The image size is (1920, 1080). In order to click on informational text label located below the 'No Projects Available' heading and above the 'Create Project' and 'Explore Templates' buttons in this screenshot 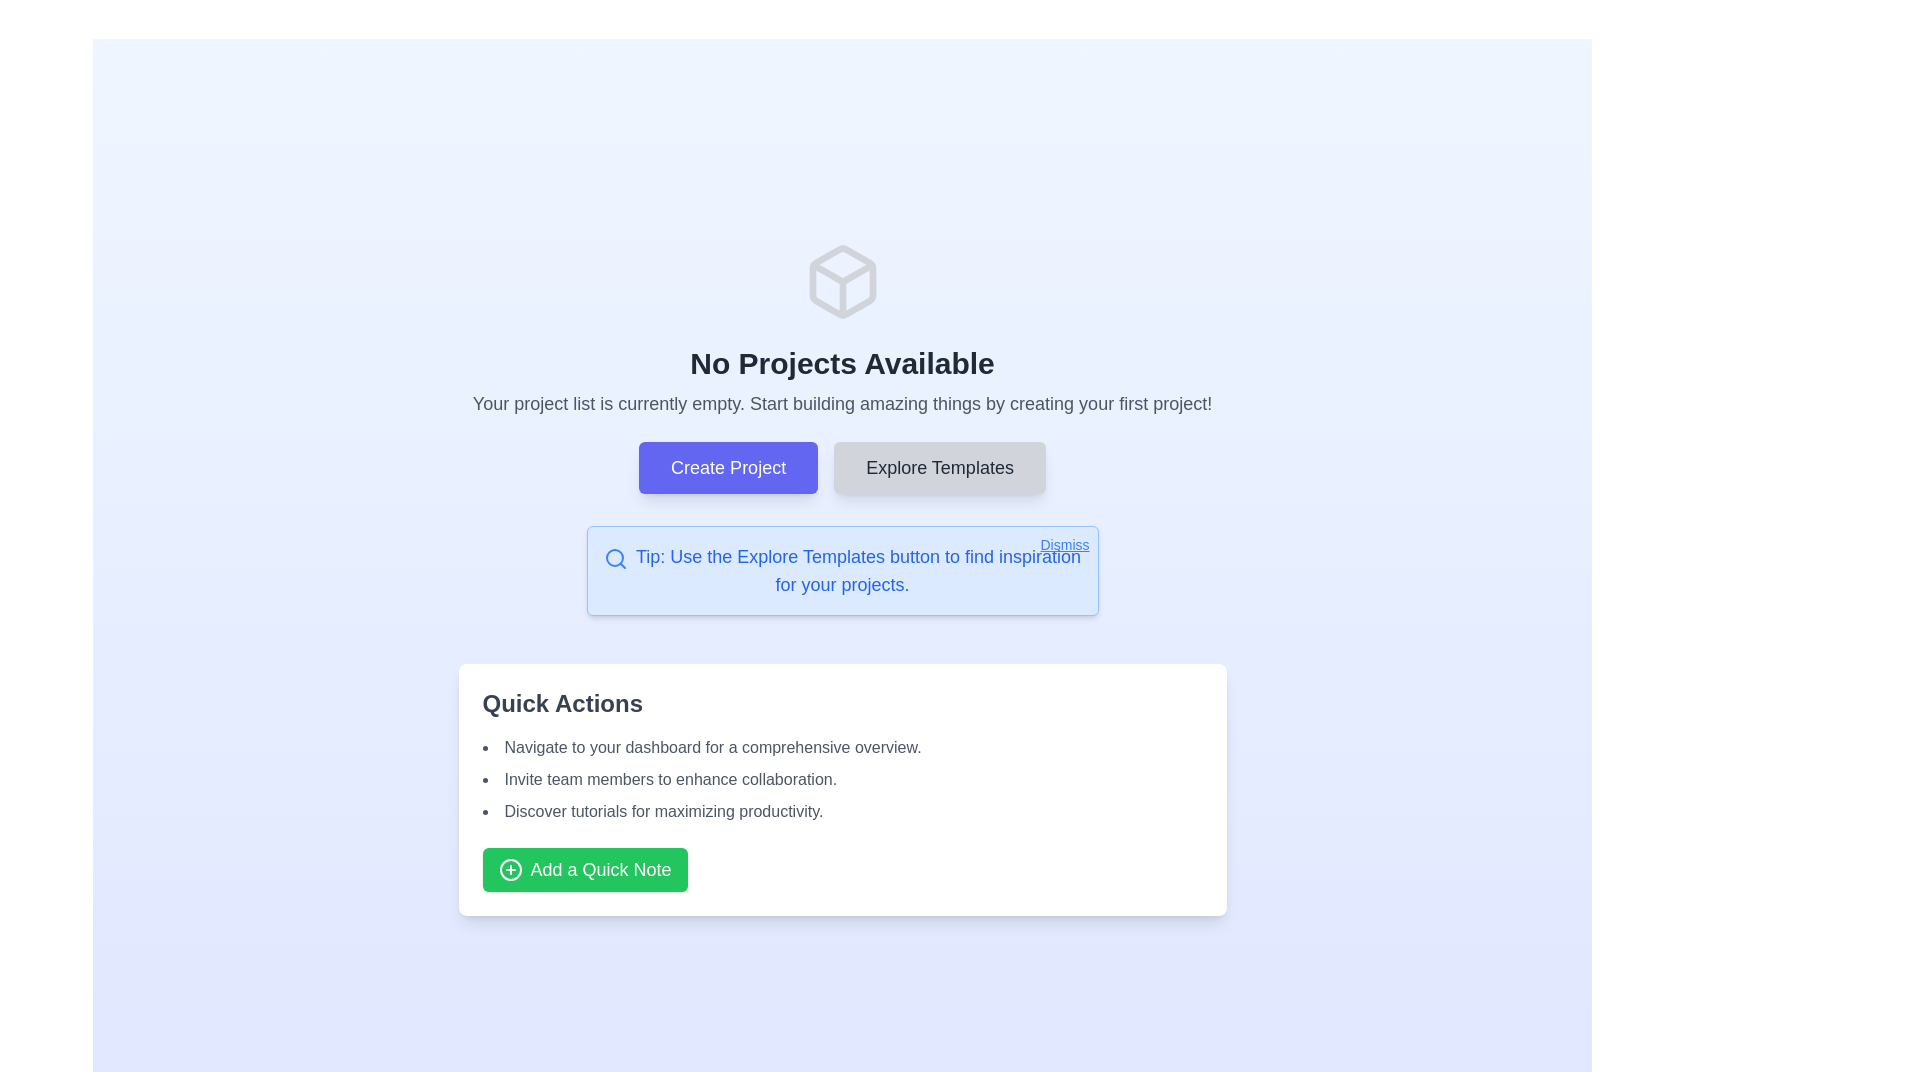, I will do `click(842, 404)`.